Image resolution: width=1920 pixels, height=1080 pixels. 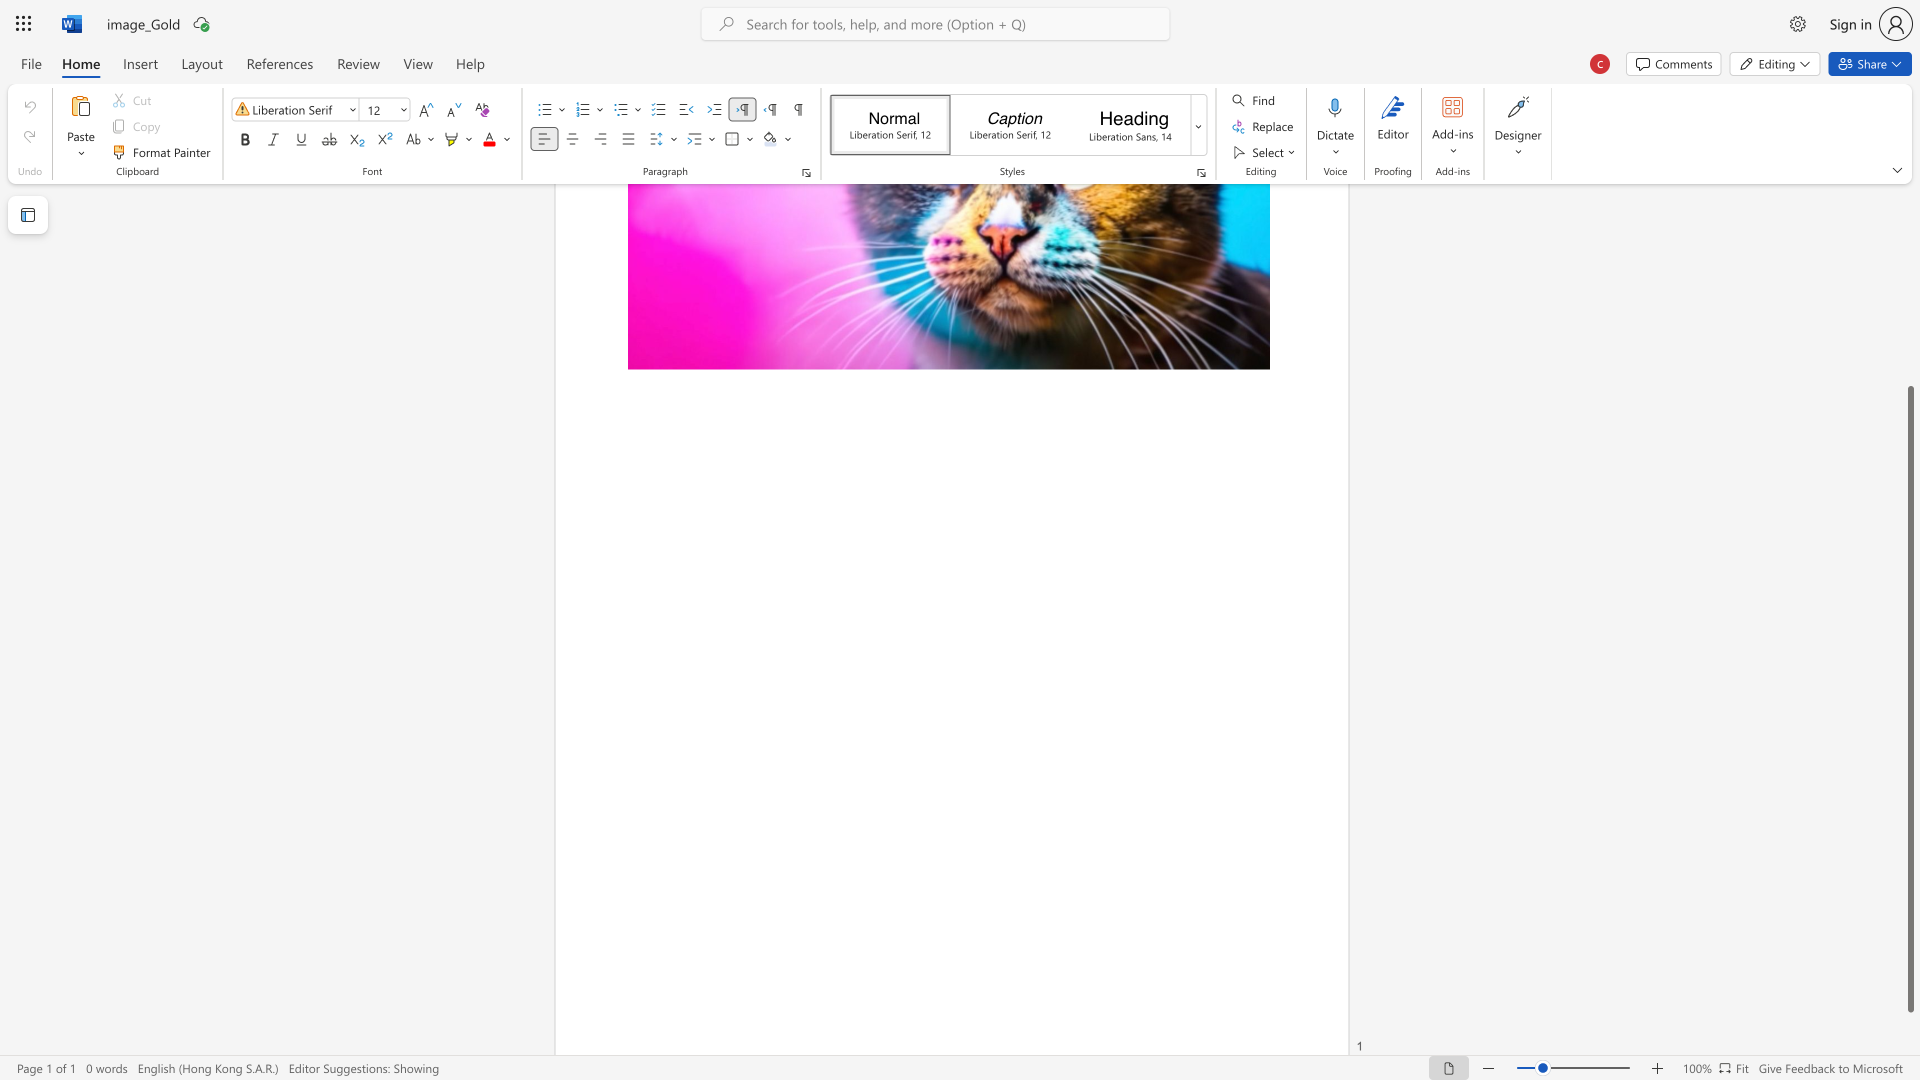 What do you see at coordinates (1909, 329) in the screenshot?
I see `the vertical scrollbar to raise the page content` at bounding box center [1909, 329].